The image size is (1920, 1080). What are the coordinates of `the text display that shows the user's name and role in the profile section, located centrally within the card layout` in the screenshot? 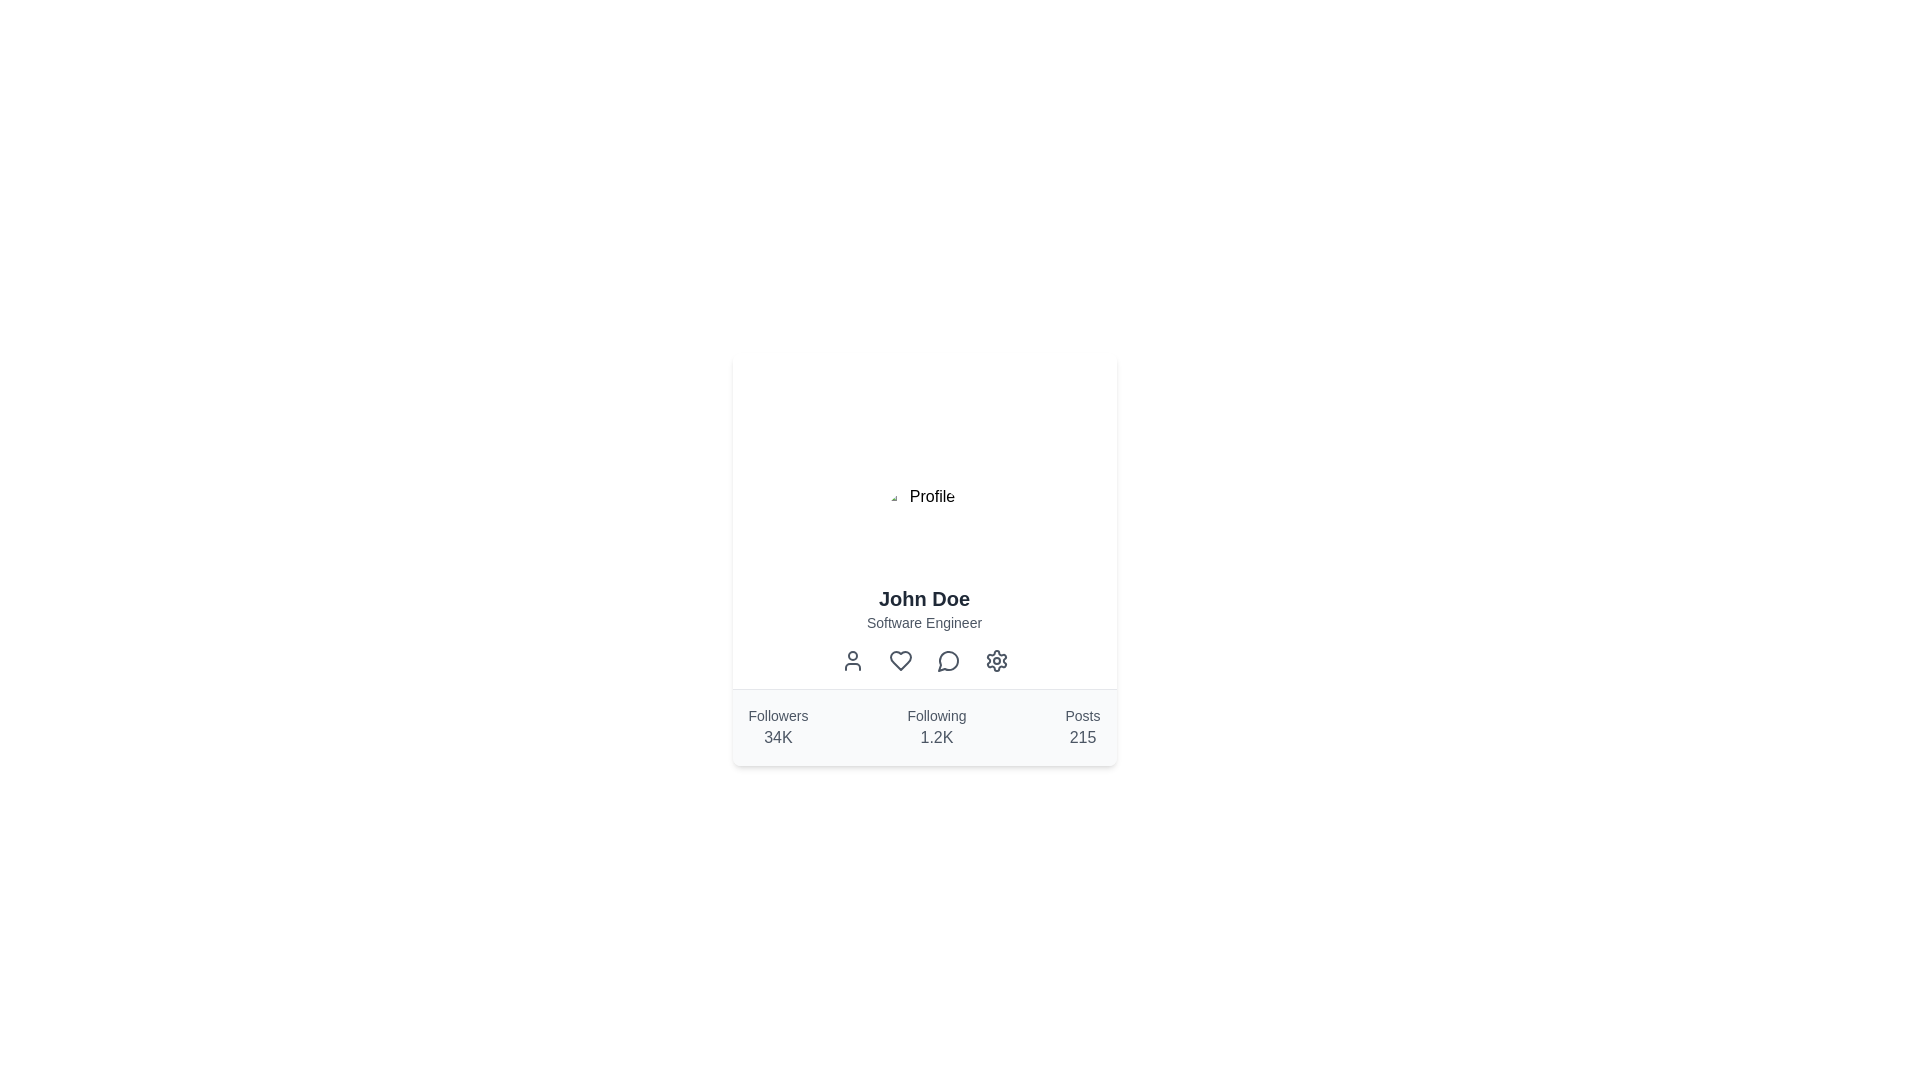 It's located at (923, 600).